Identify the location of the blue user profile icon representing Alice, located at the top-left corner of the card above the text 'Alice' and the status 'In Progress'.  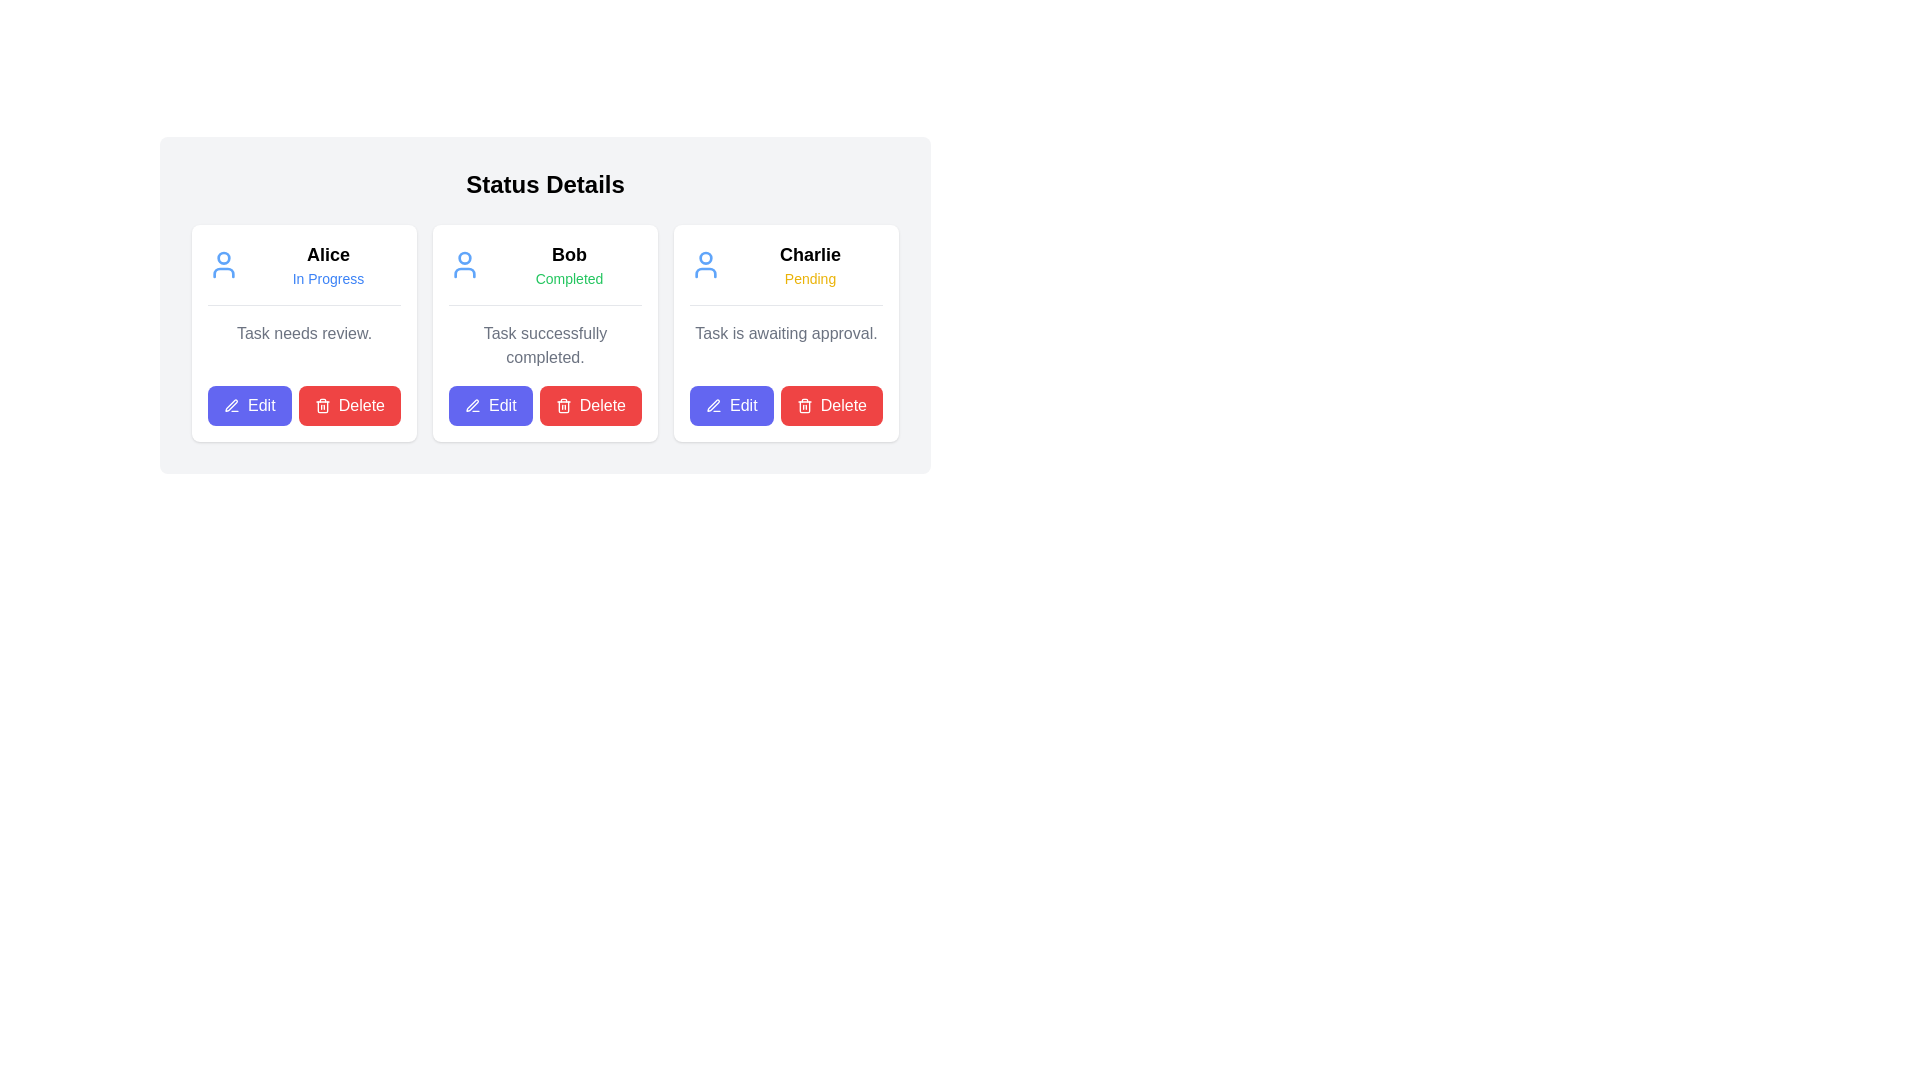
(224, 264).